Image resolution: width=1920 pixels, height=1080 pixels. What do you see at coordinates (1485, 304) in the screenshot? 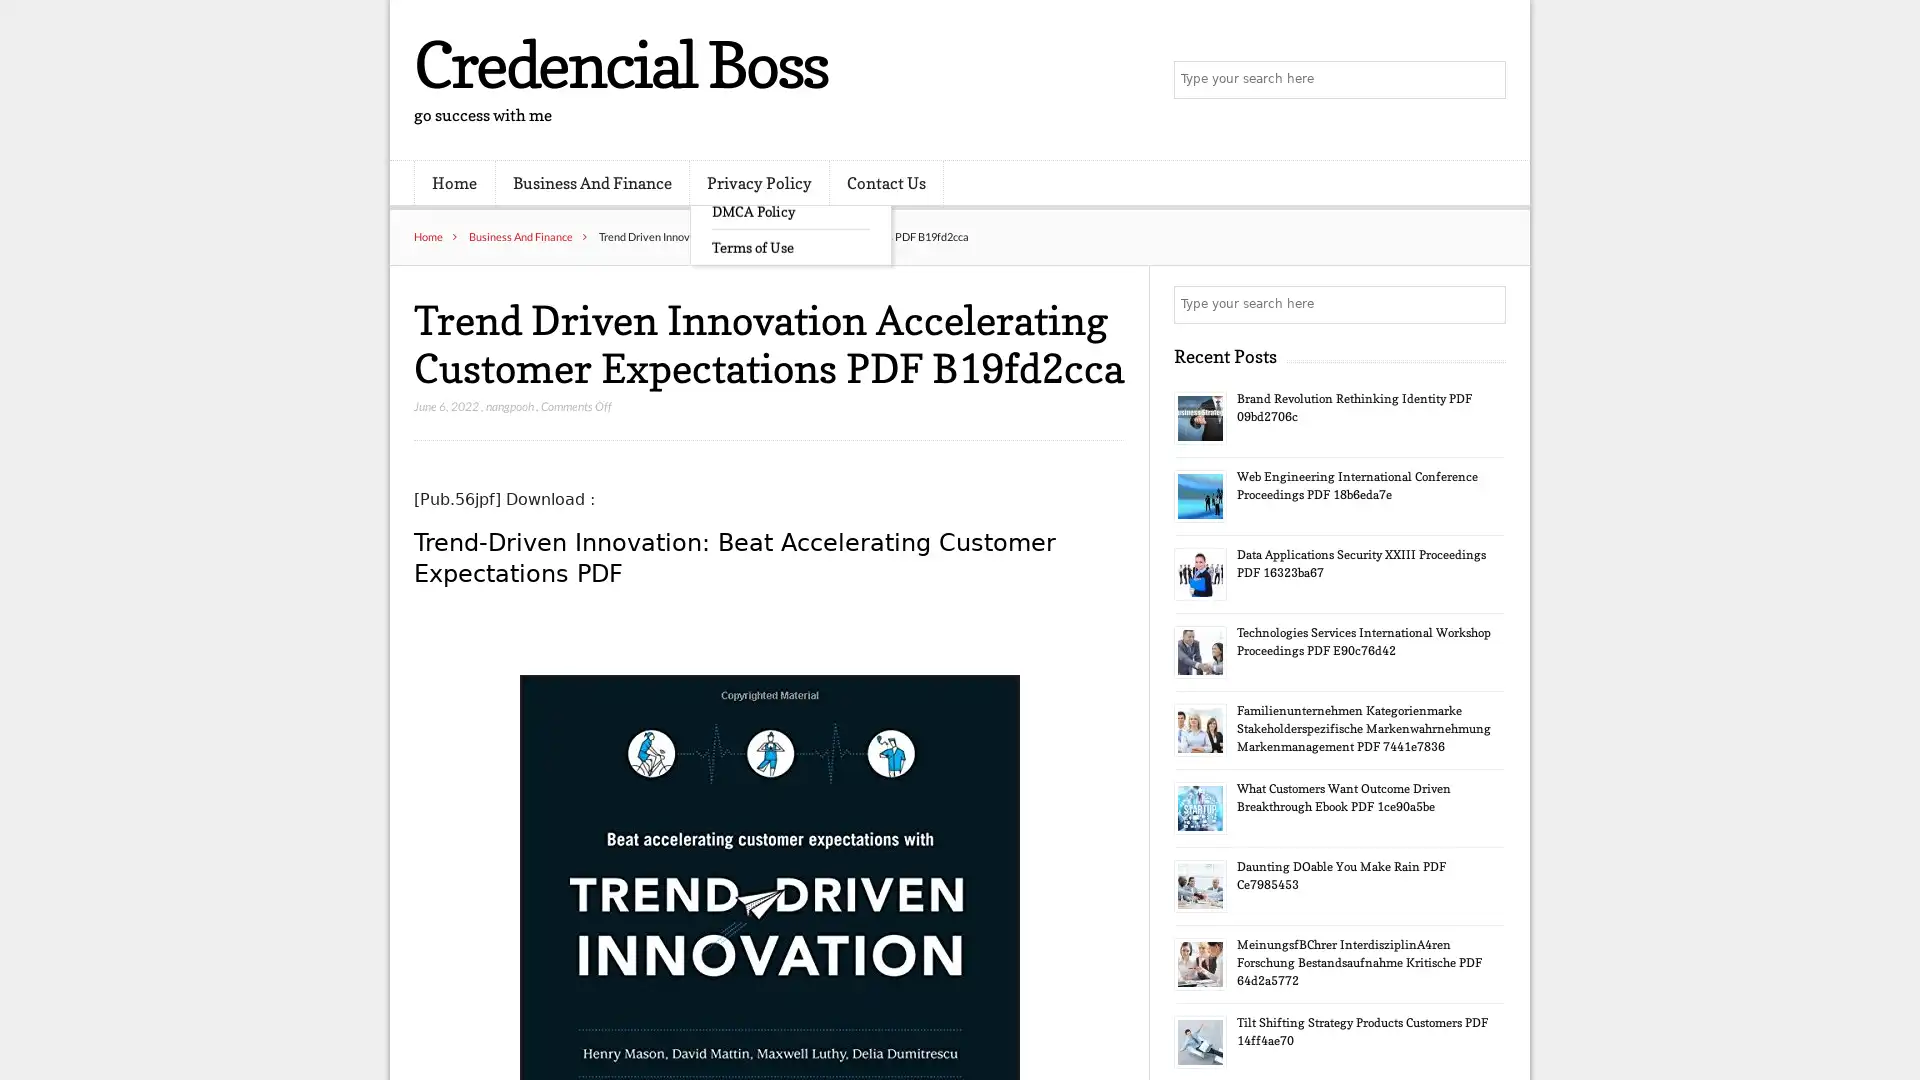
I see `Search` at bounding box center [1485, 304].